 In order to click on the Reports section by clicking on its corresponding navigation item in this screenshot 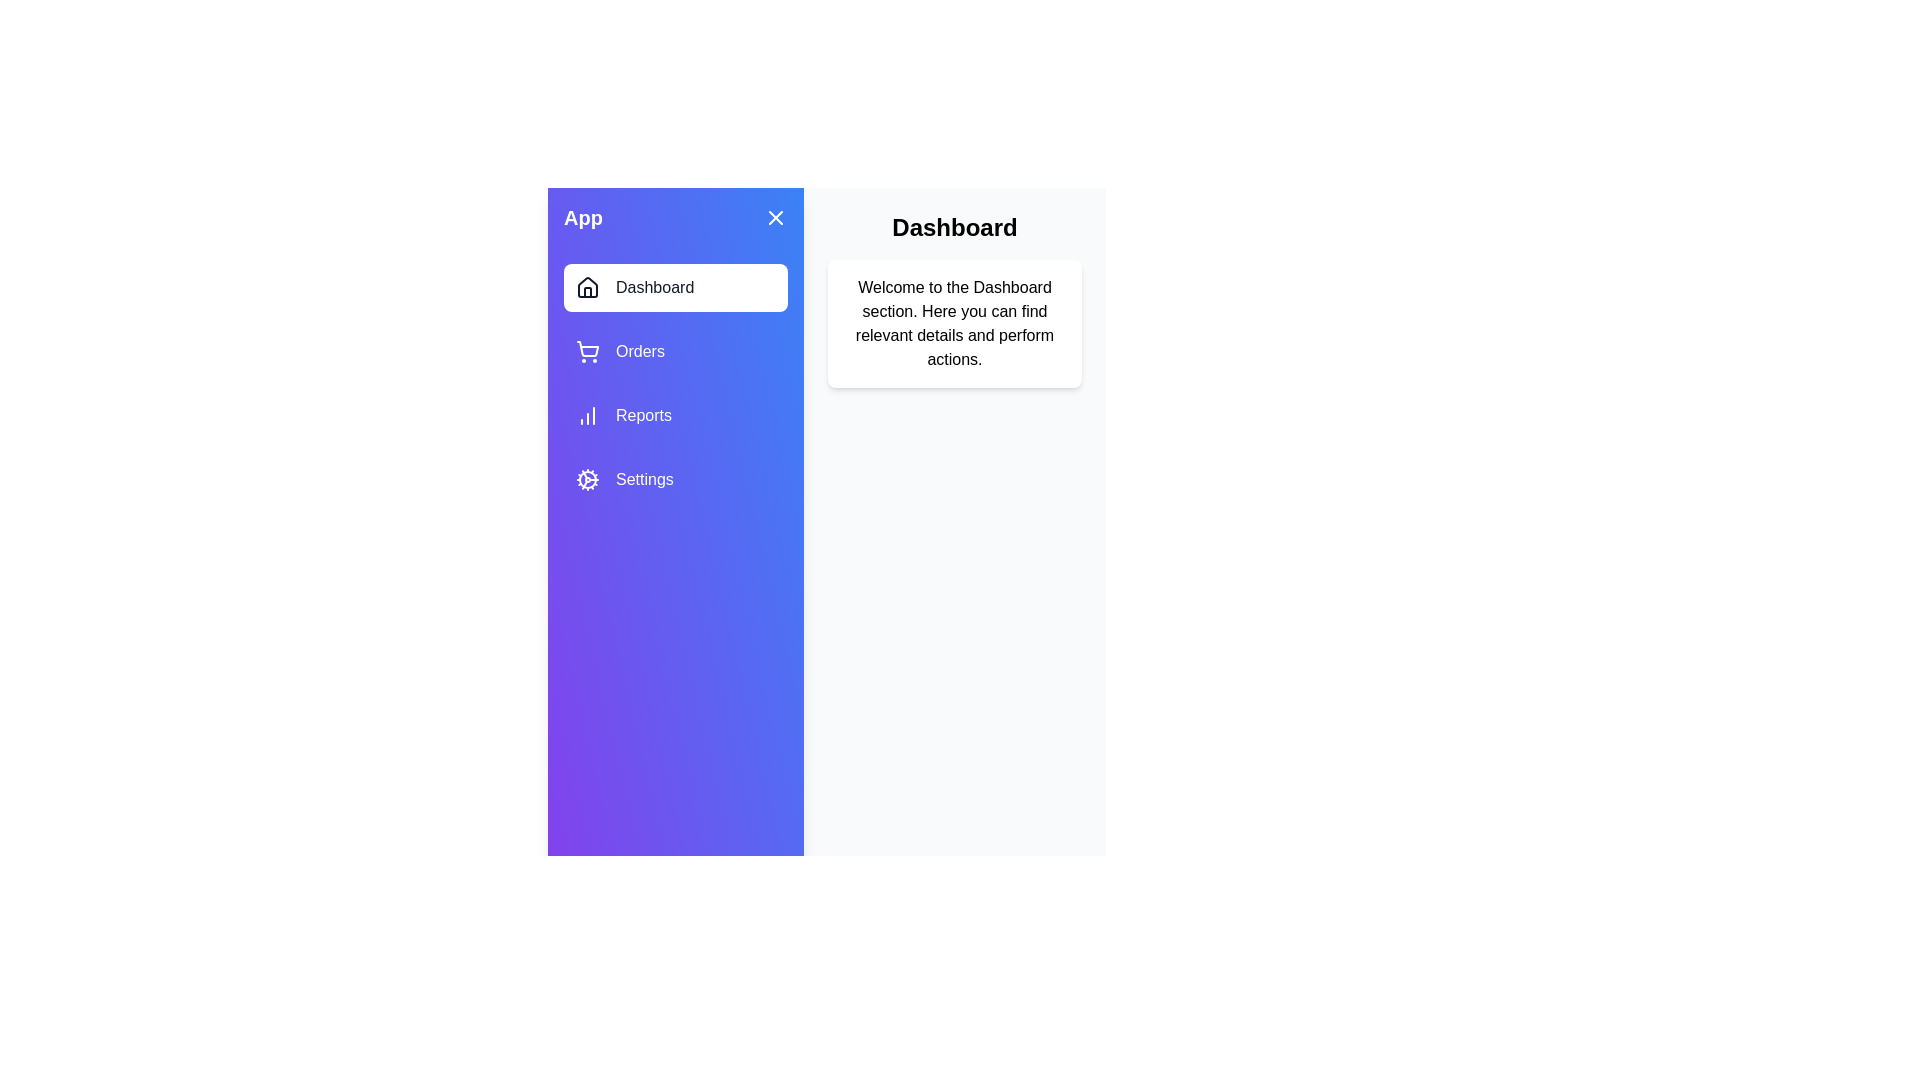, I will do `click(676, 415)`.